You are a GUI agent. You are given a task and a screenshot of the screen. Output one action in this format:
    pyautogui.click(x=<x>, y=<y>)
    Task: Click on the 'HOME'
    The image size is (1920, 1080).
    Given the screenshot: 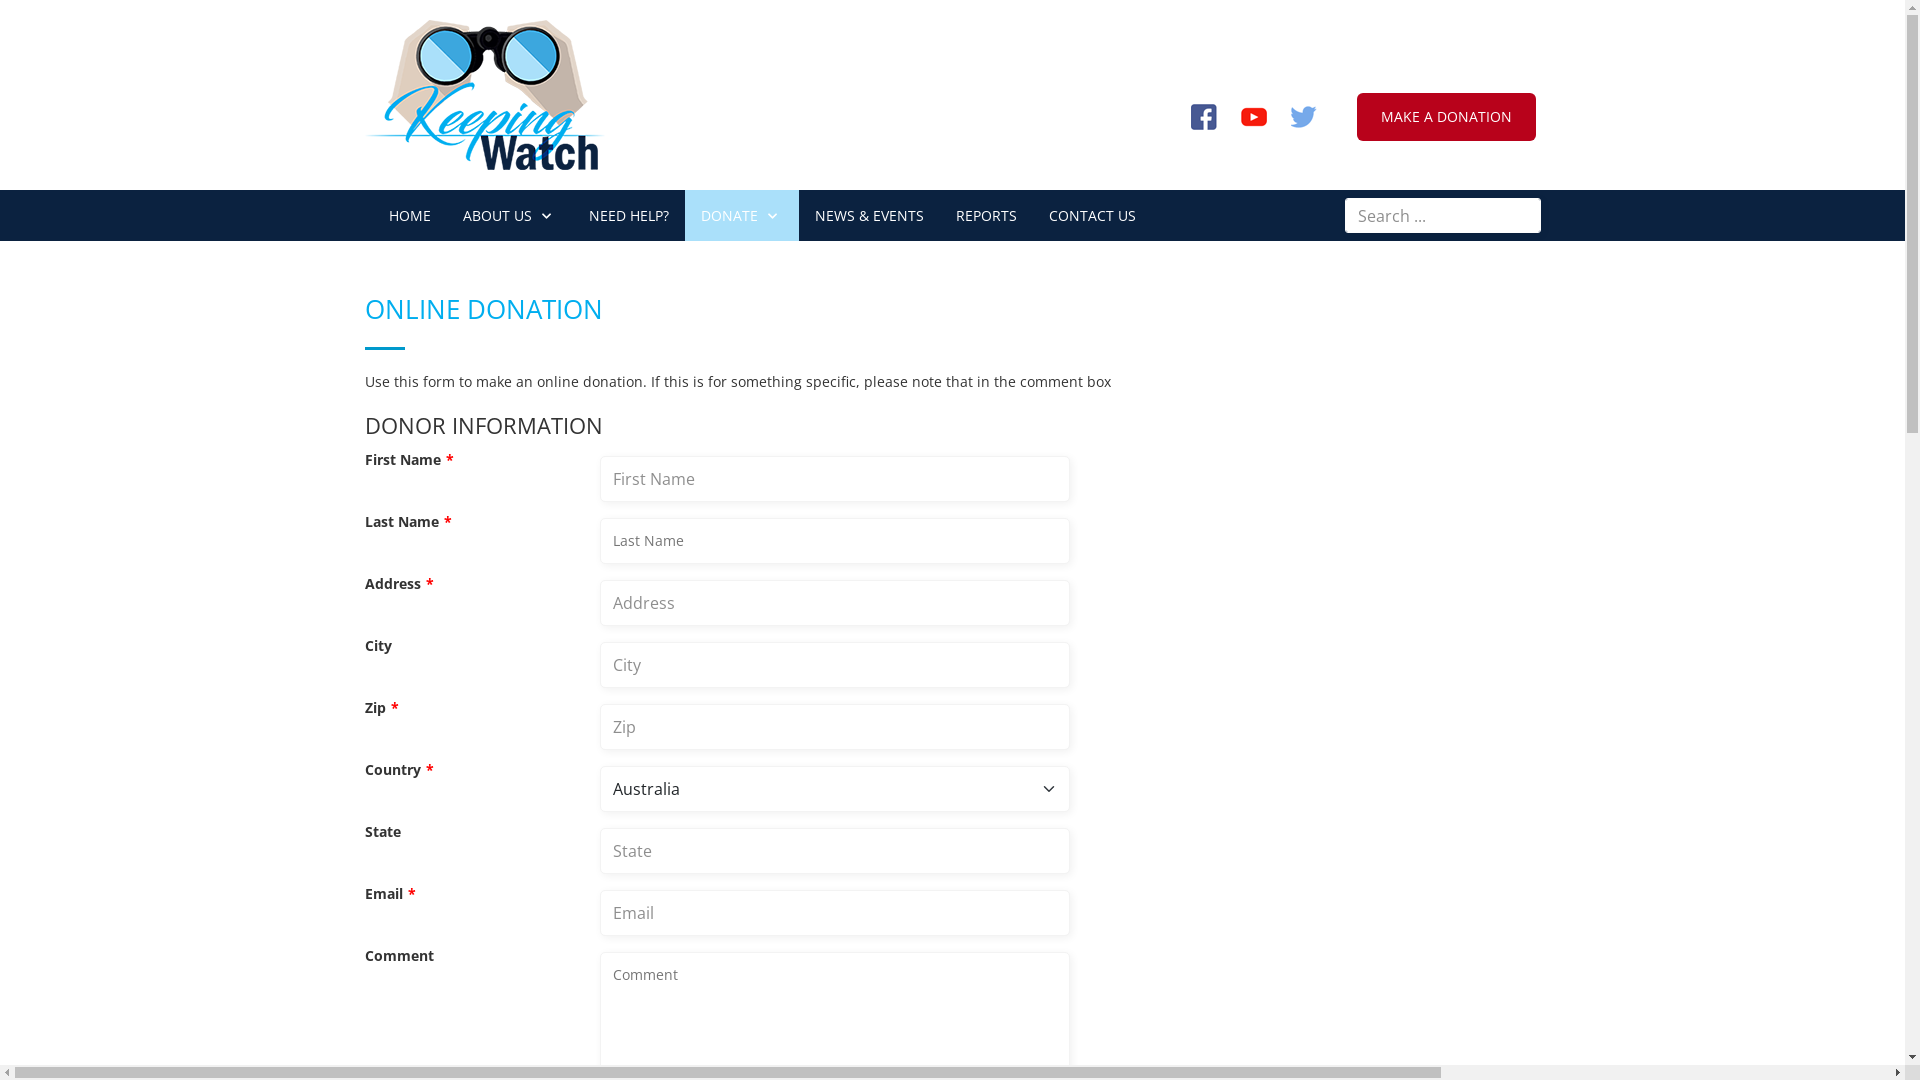 What is the action you would take?
    pyautogui.click(x=407, y=215)
    